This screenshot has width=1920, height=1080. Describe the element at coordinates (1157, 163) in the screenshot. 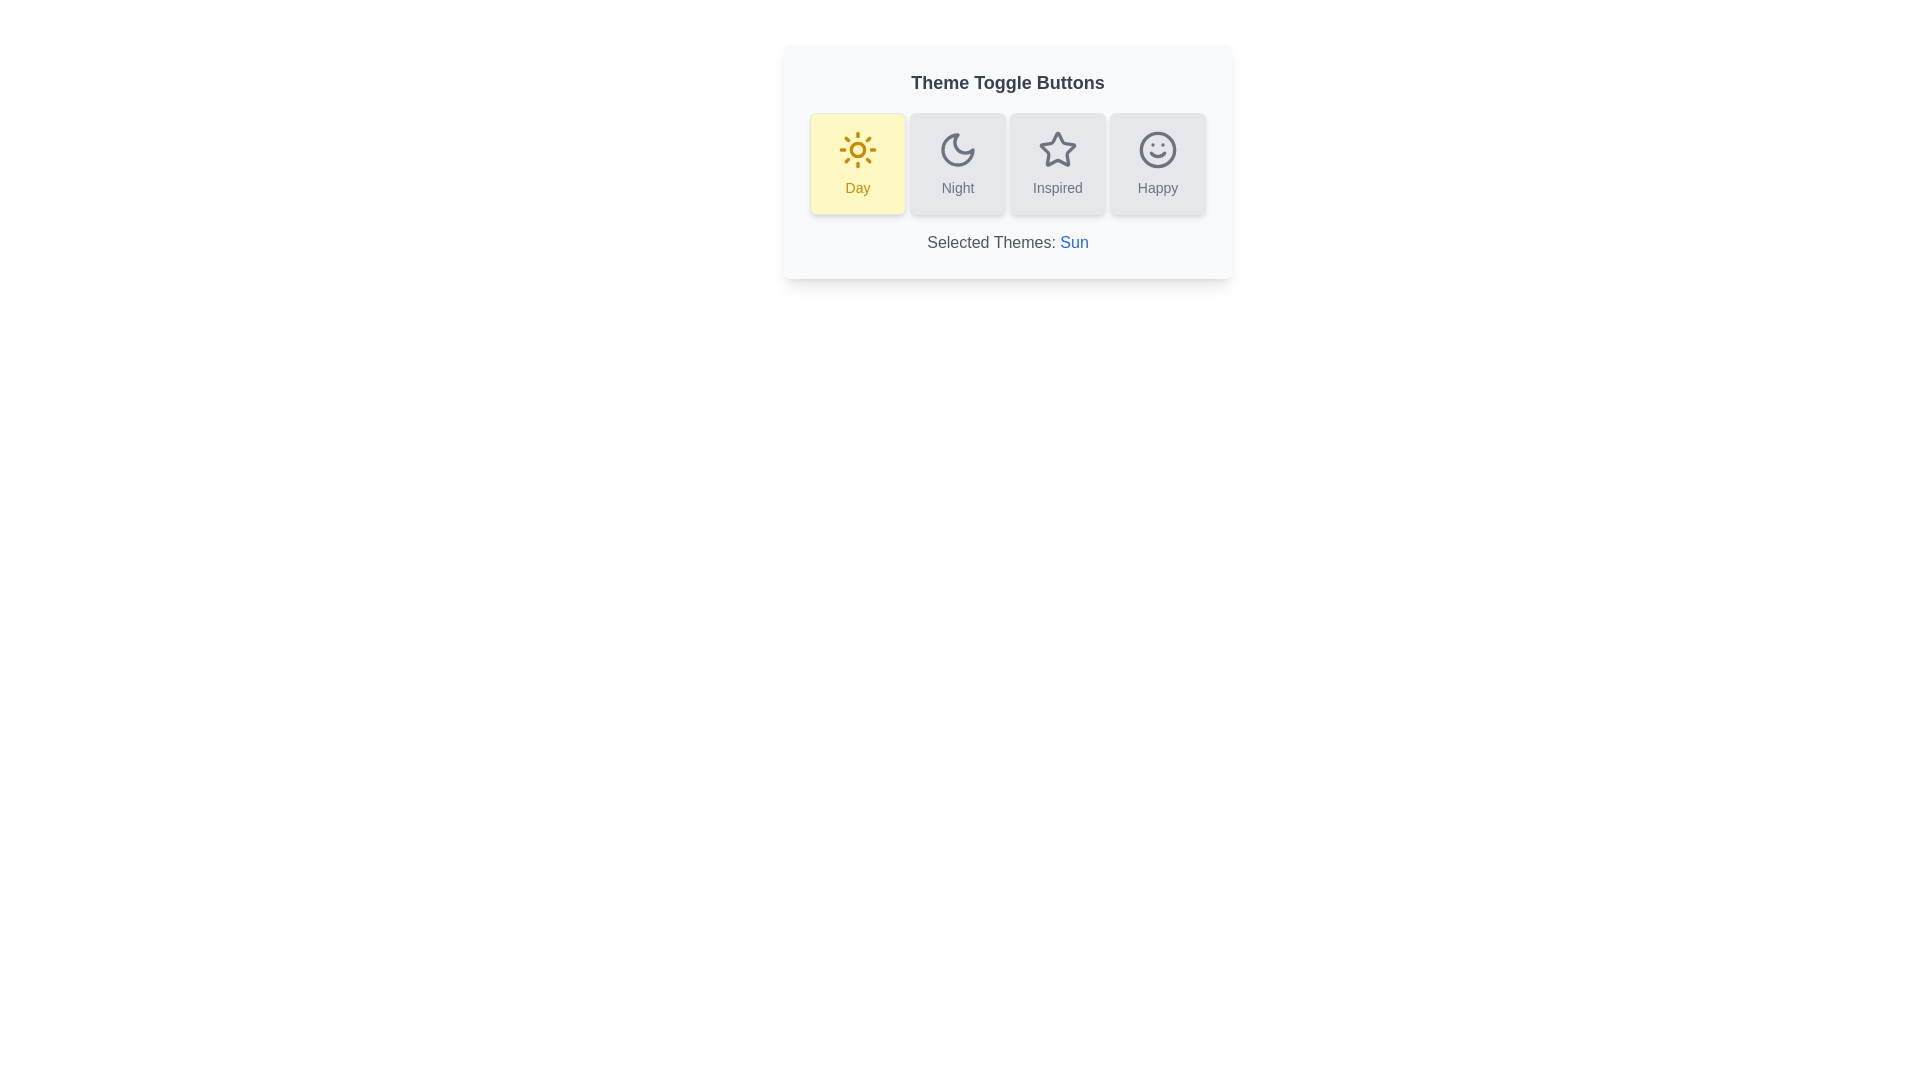

I see `the 'Happy' theme toggle button, which is the fourth button in a horizontal group, positioned to the right of the 'Inspired' button` at that location.